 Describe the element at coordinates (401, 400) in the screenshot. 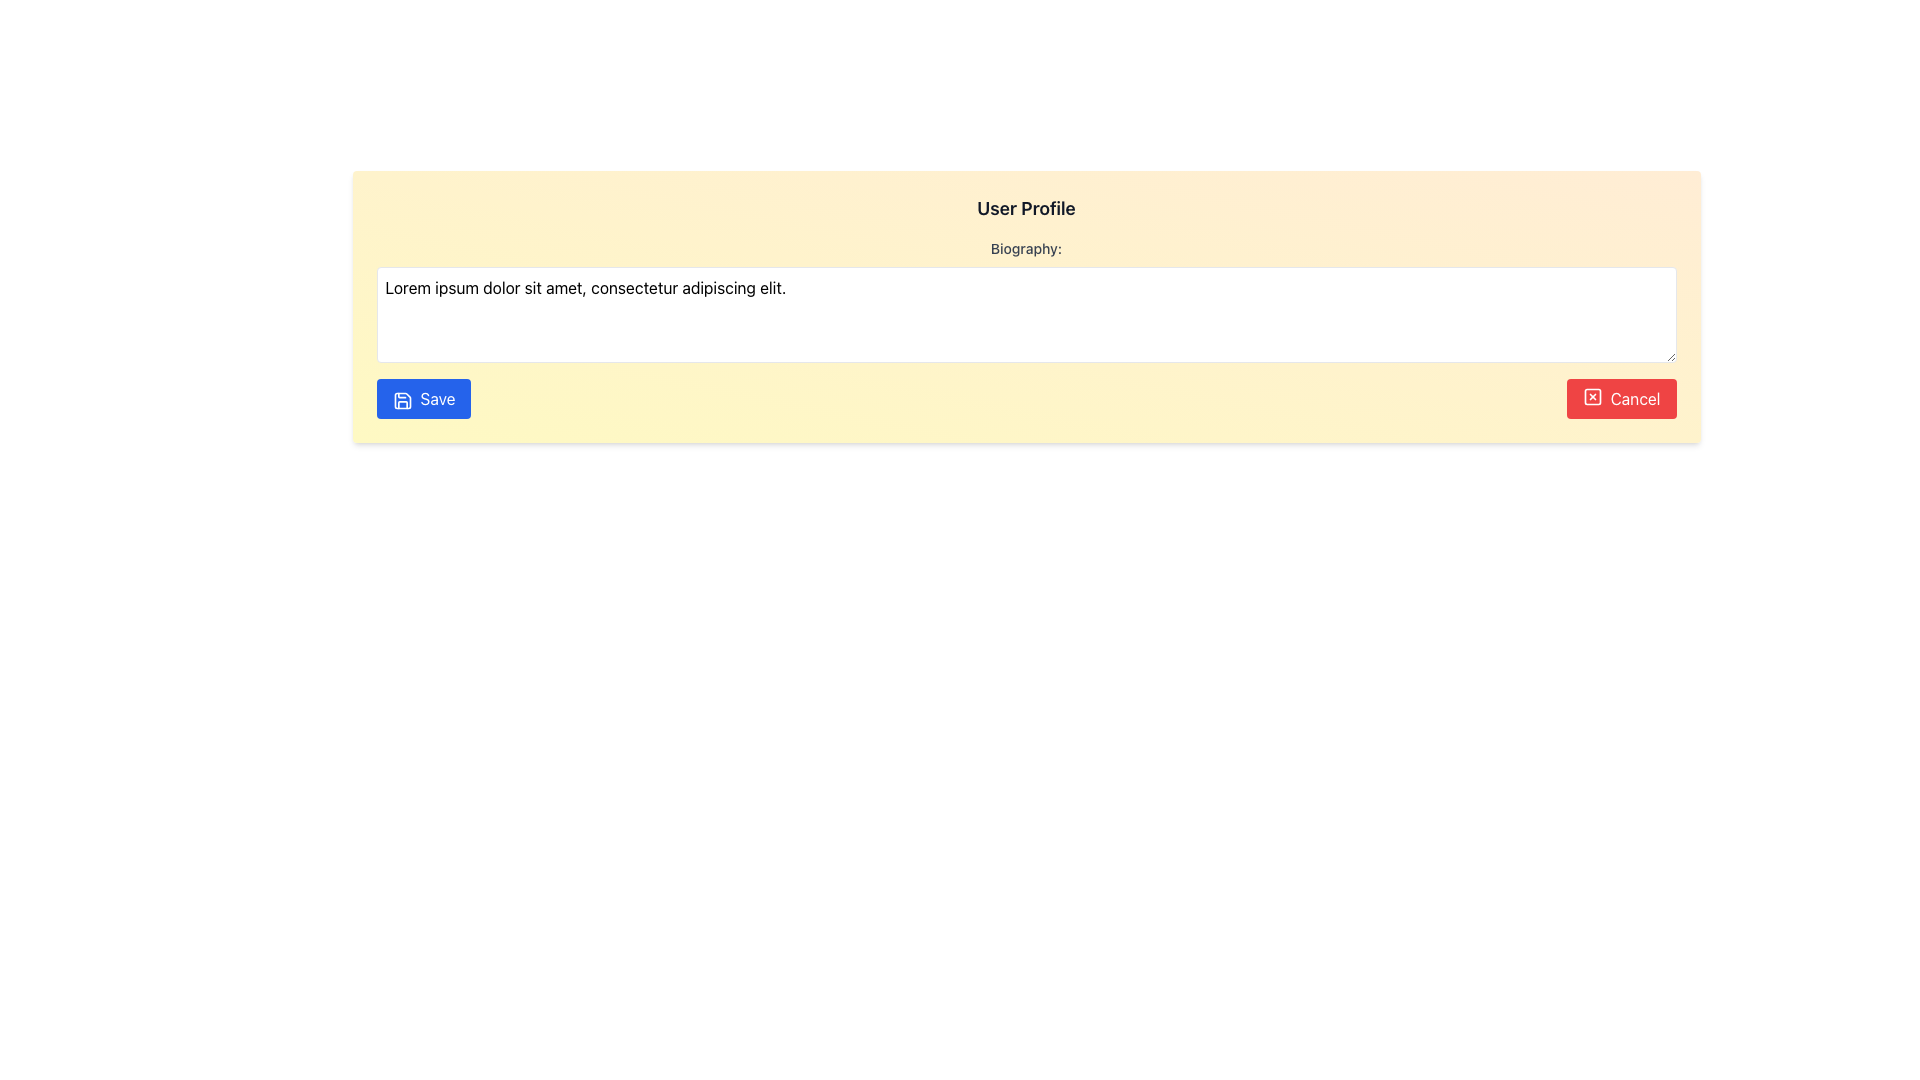

I see `the save icon, which is part of the blue 'Save' button located at the bottom left of the interactive form` at that location.